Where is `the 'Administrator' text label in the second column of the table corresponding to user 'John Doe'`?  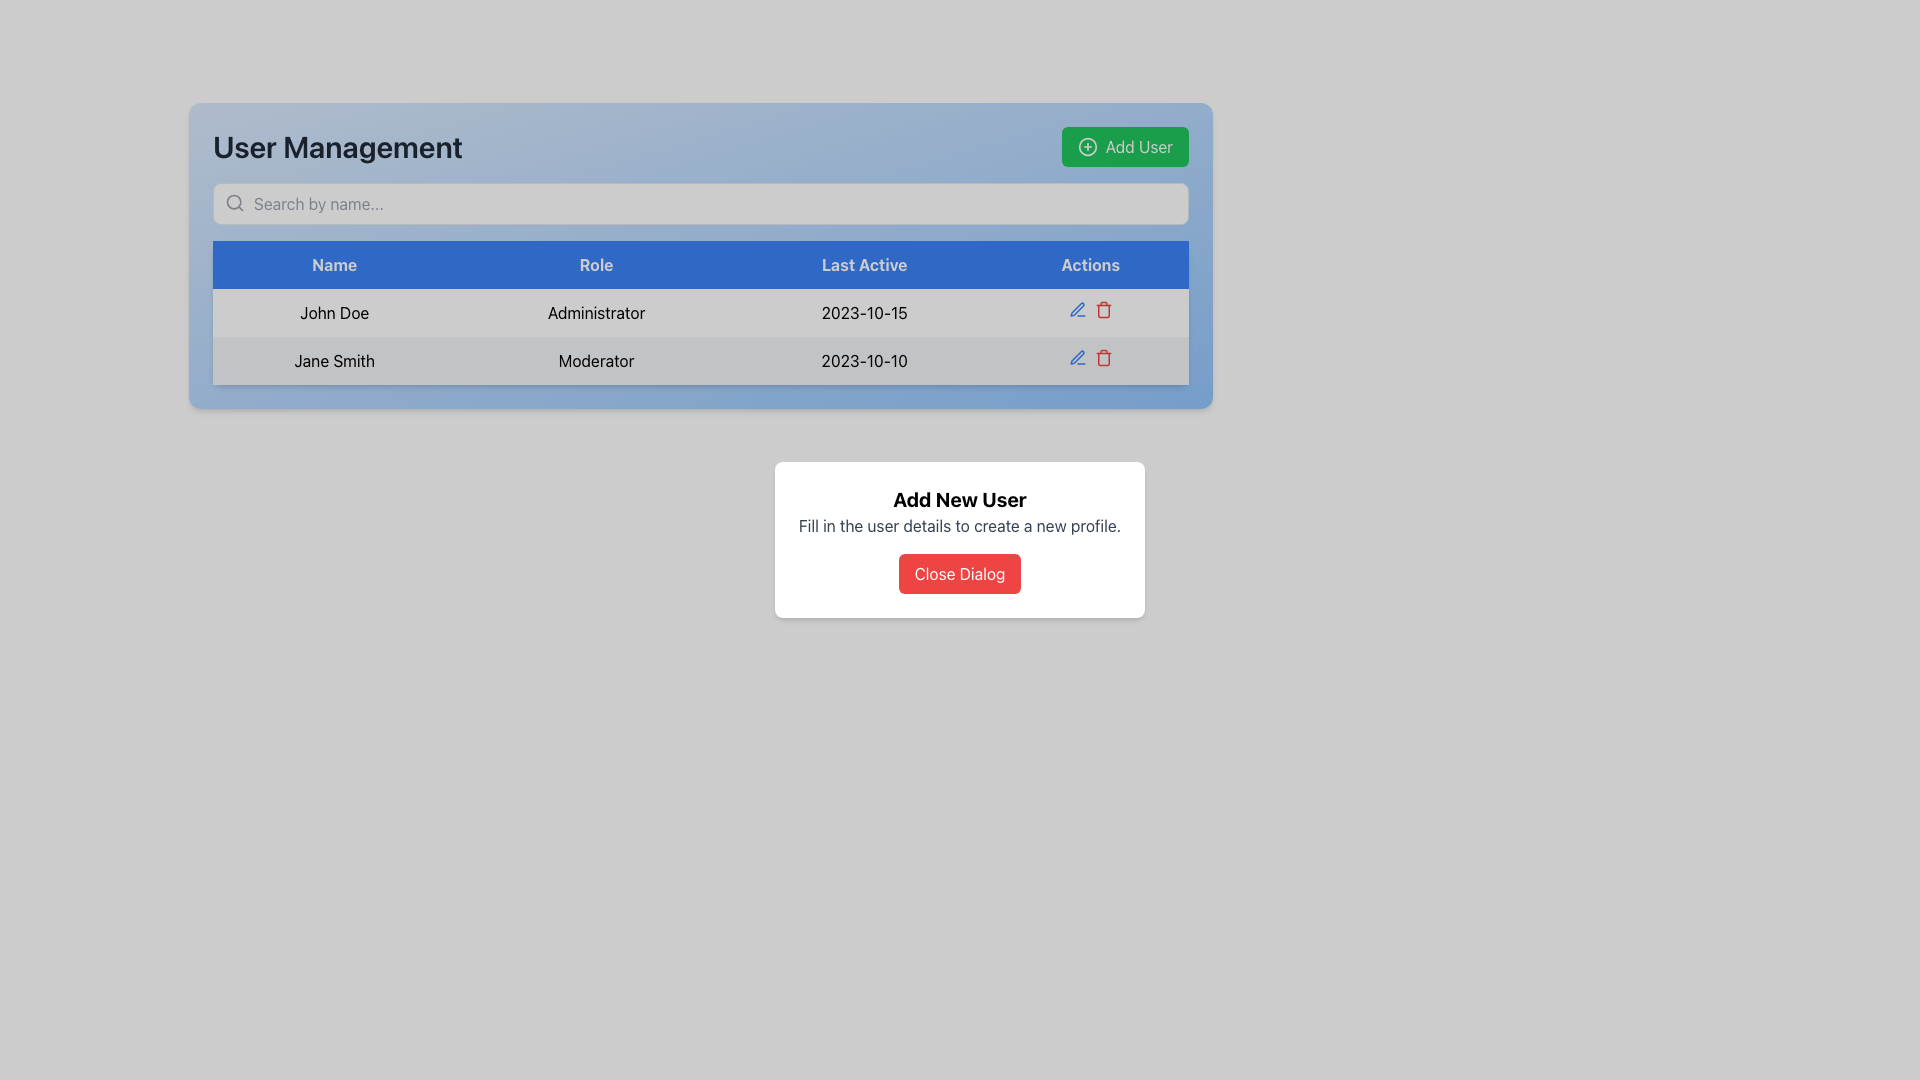 the 'Administrator' text label in the second column of the table corresponding to user 'John Doe' is located at coordinates (595, 312).